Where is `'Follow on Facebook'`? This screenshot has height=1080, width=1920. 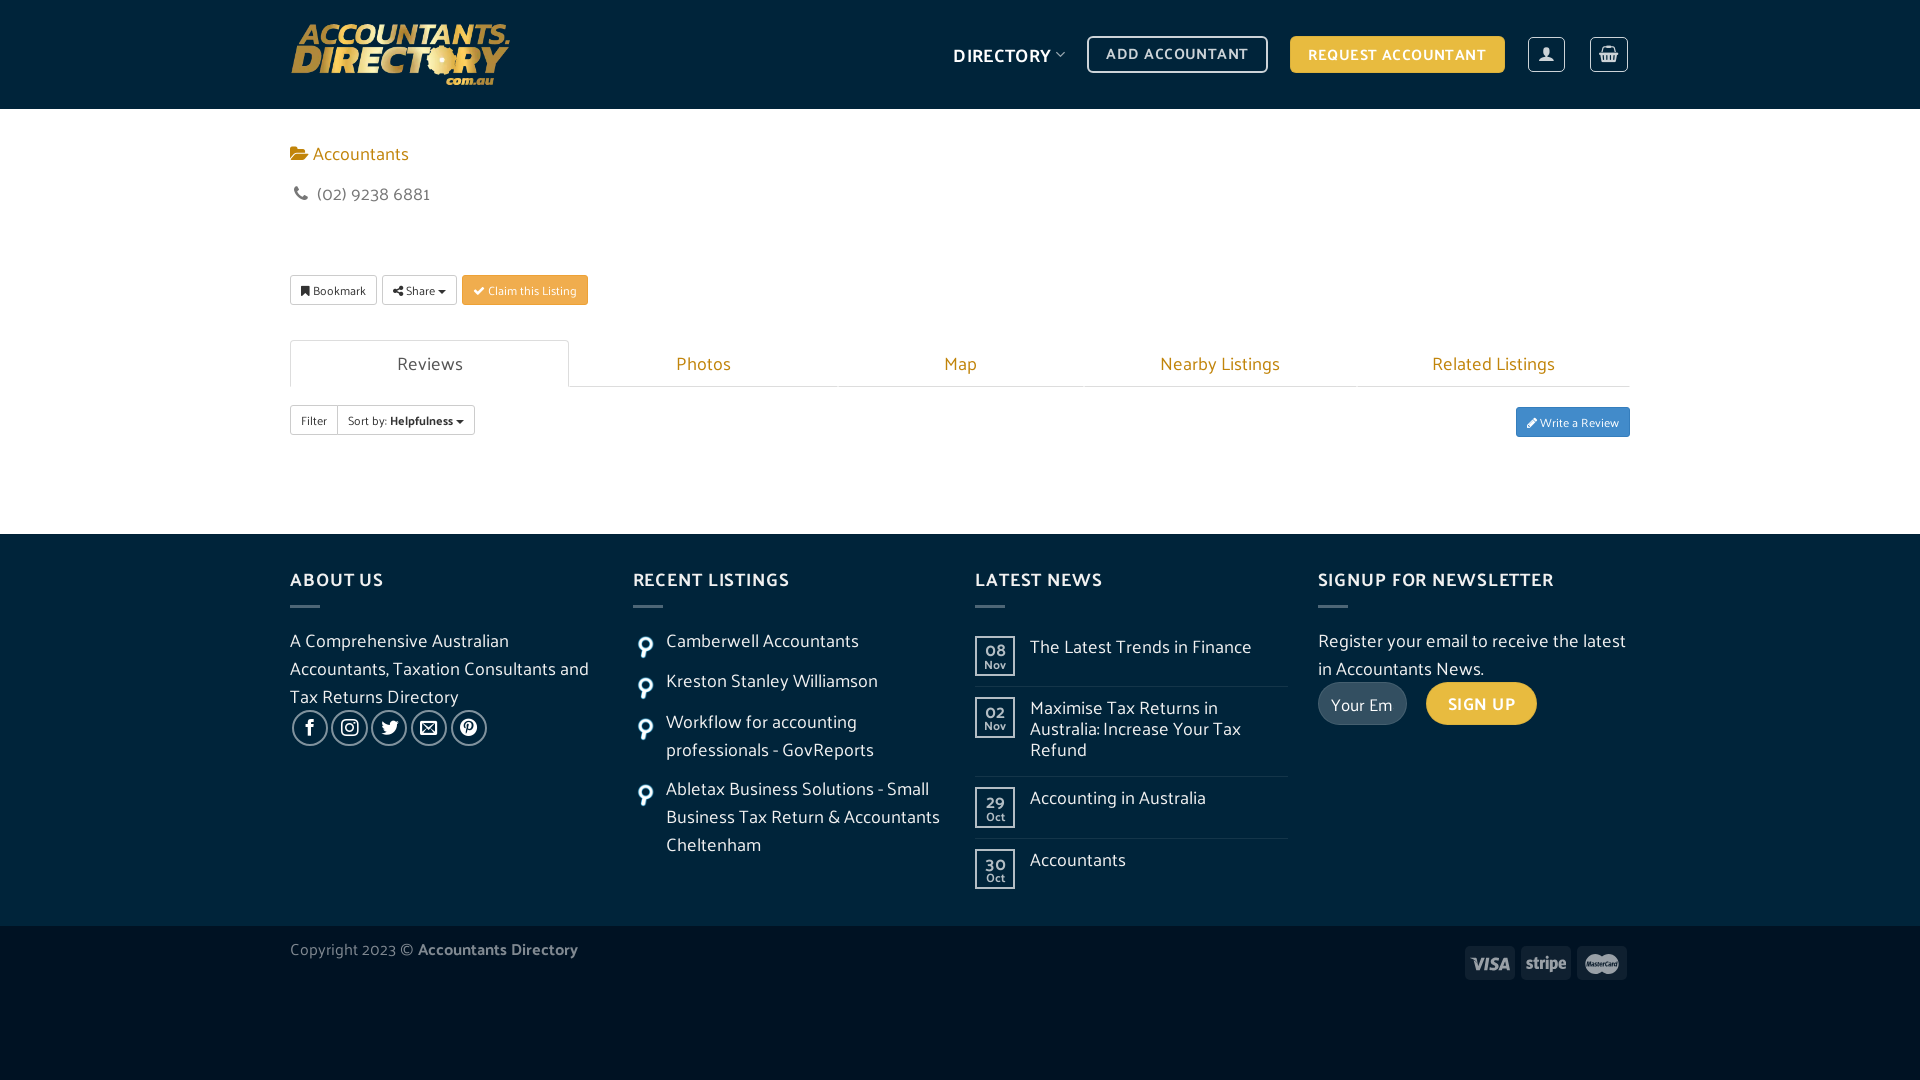
'Follow on Facebook' is located at coordinates (309, 728).